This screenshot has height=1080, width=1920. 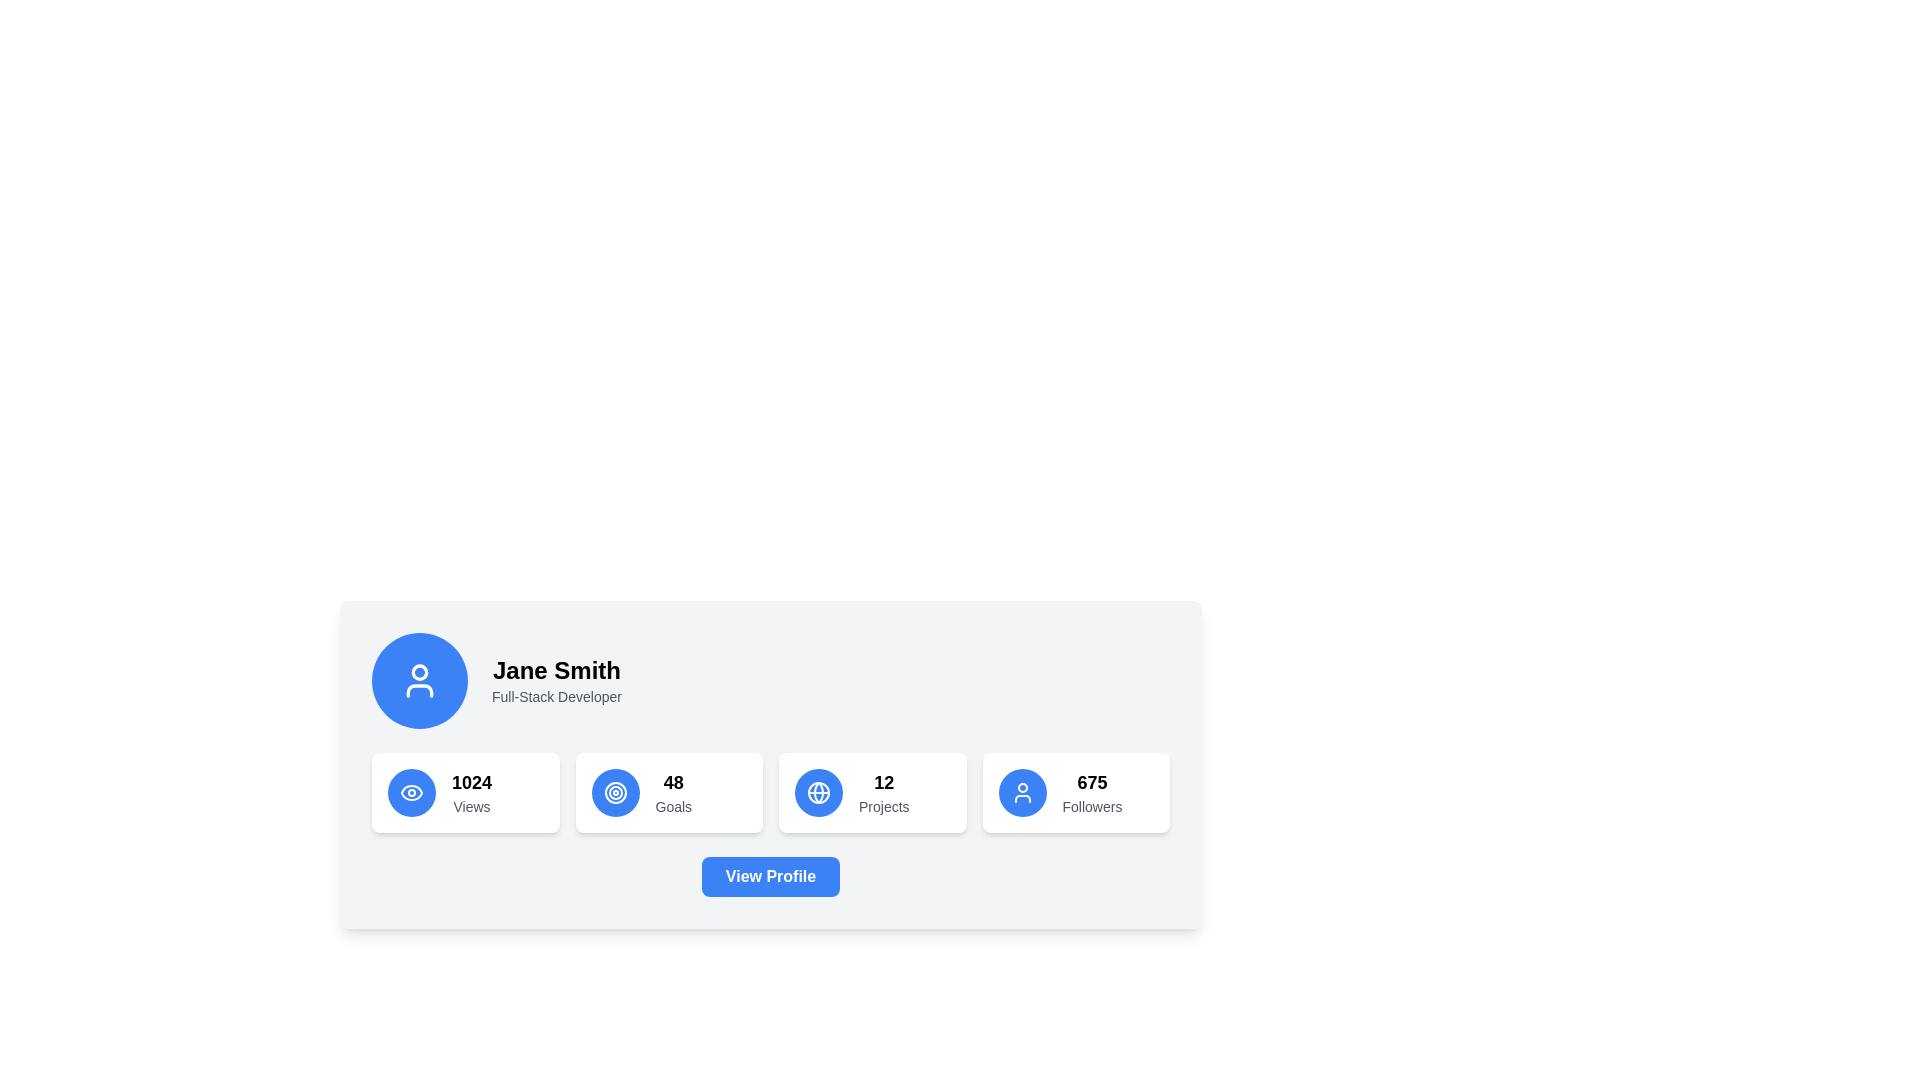 What do you see at coordinates (673, 782) in the screenshot?
I see `the text label displaying the number '48', which is bold and larger than nearby text, located within the 'Goals' section of the user statistics card` at bounding box center [673, 782].